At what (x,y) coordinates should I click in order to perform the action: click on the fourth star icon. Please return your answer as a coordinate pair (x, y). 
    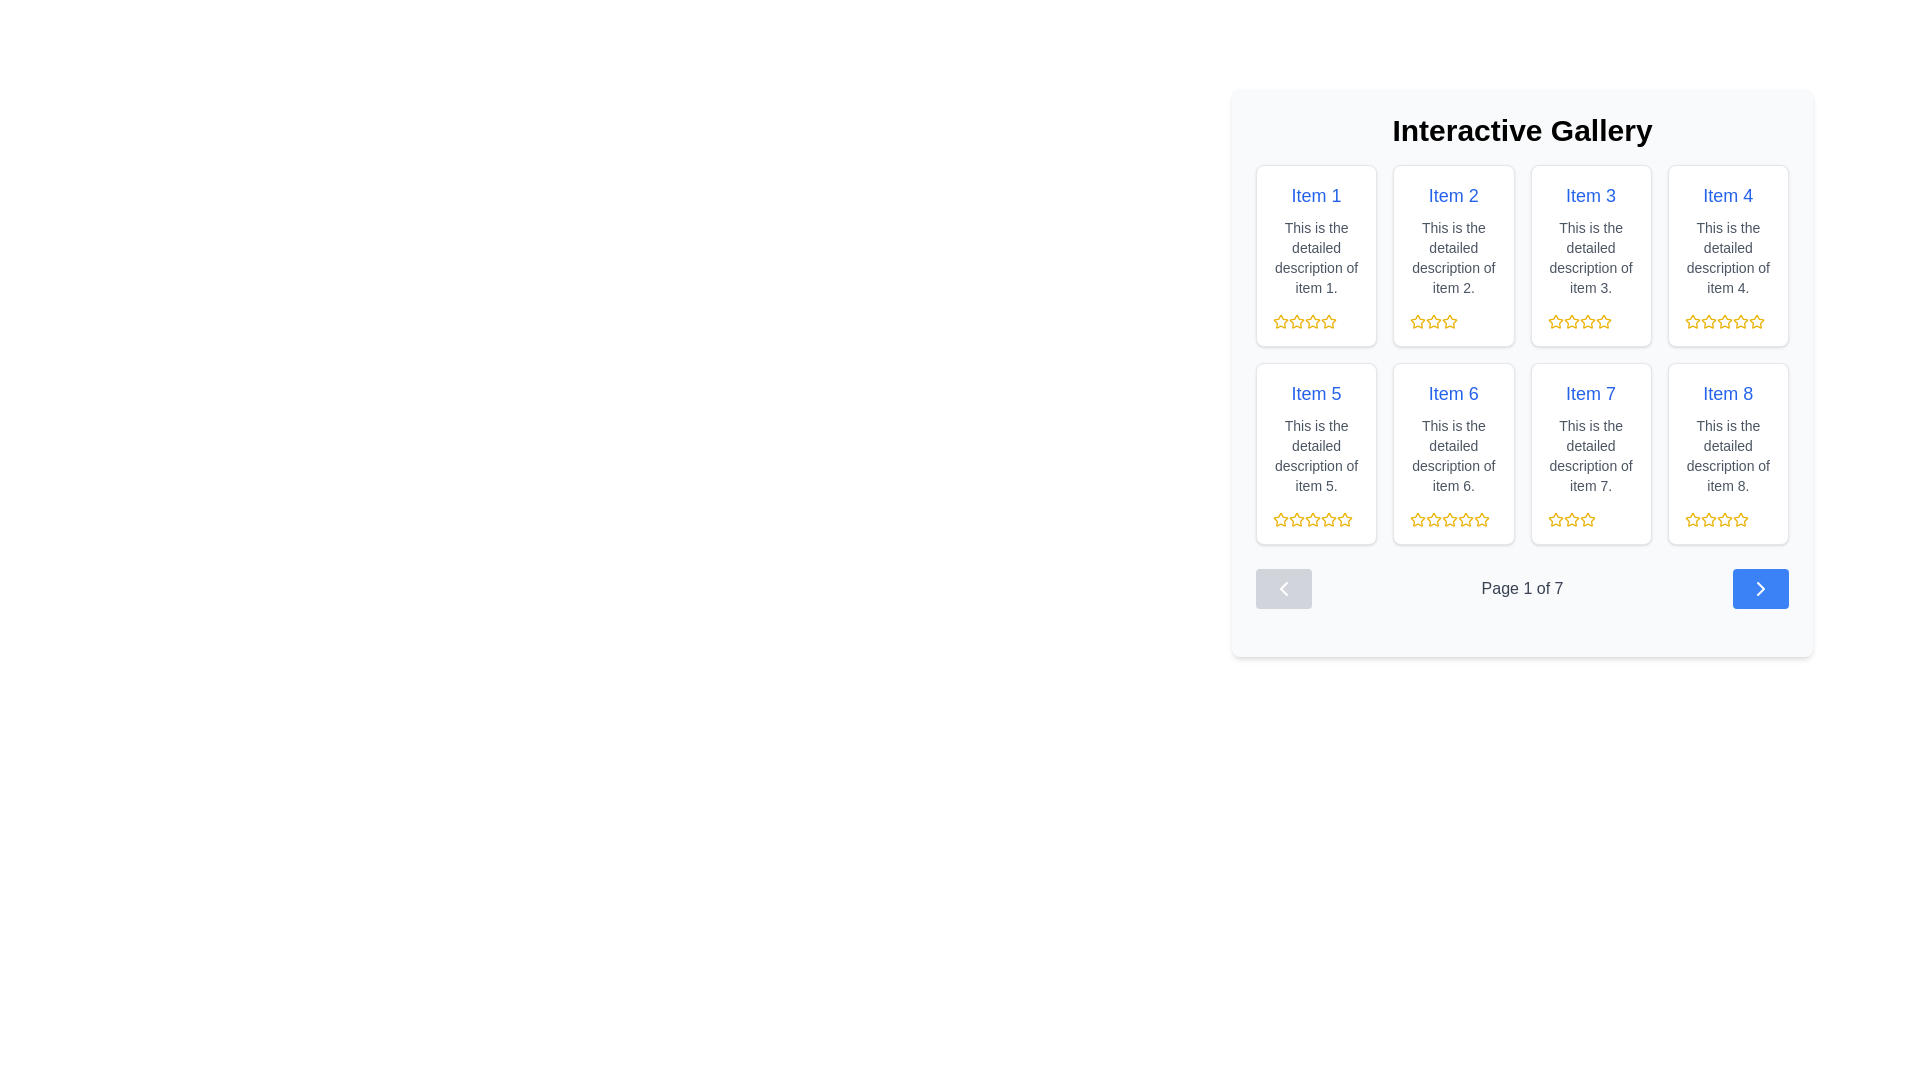
    Looking at the image, I should click on (1313, 320).